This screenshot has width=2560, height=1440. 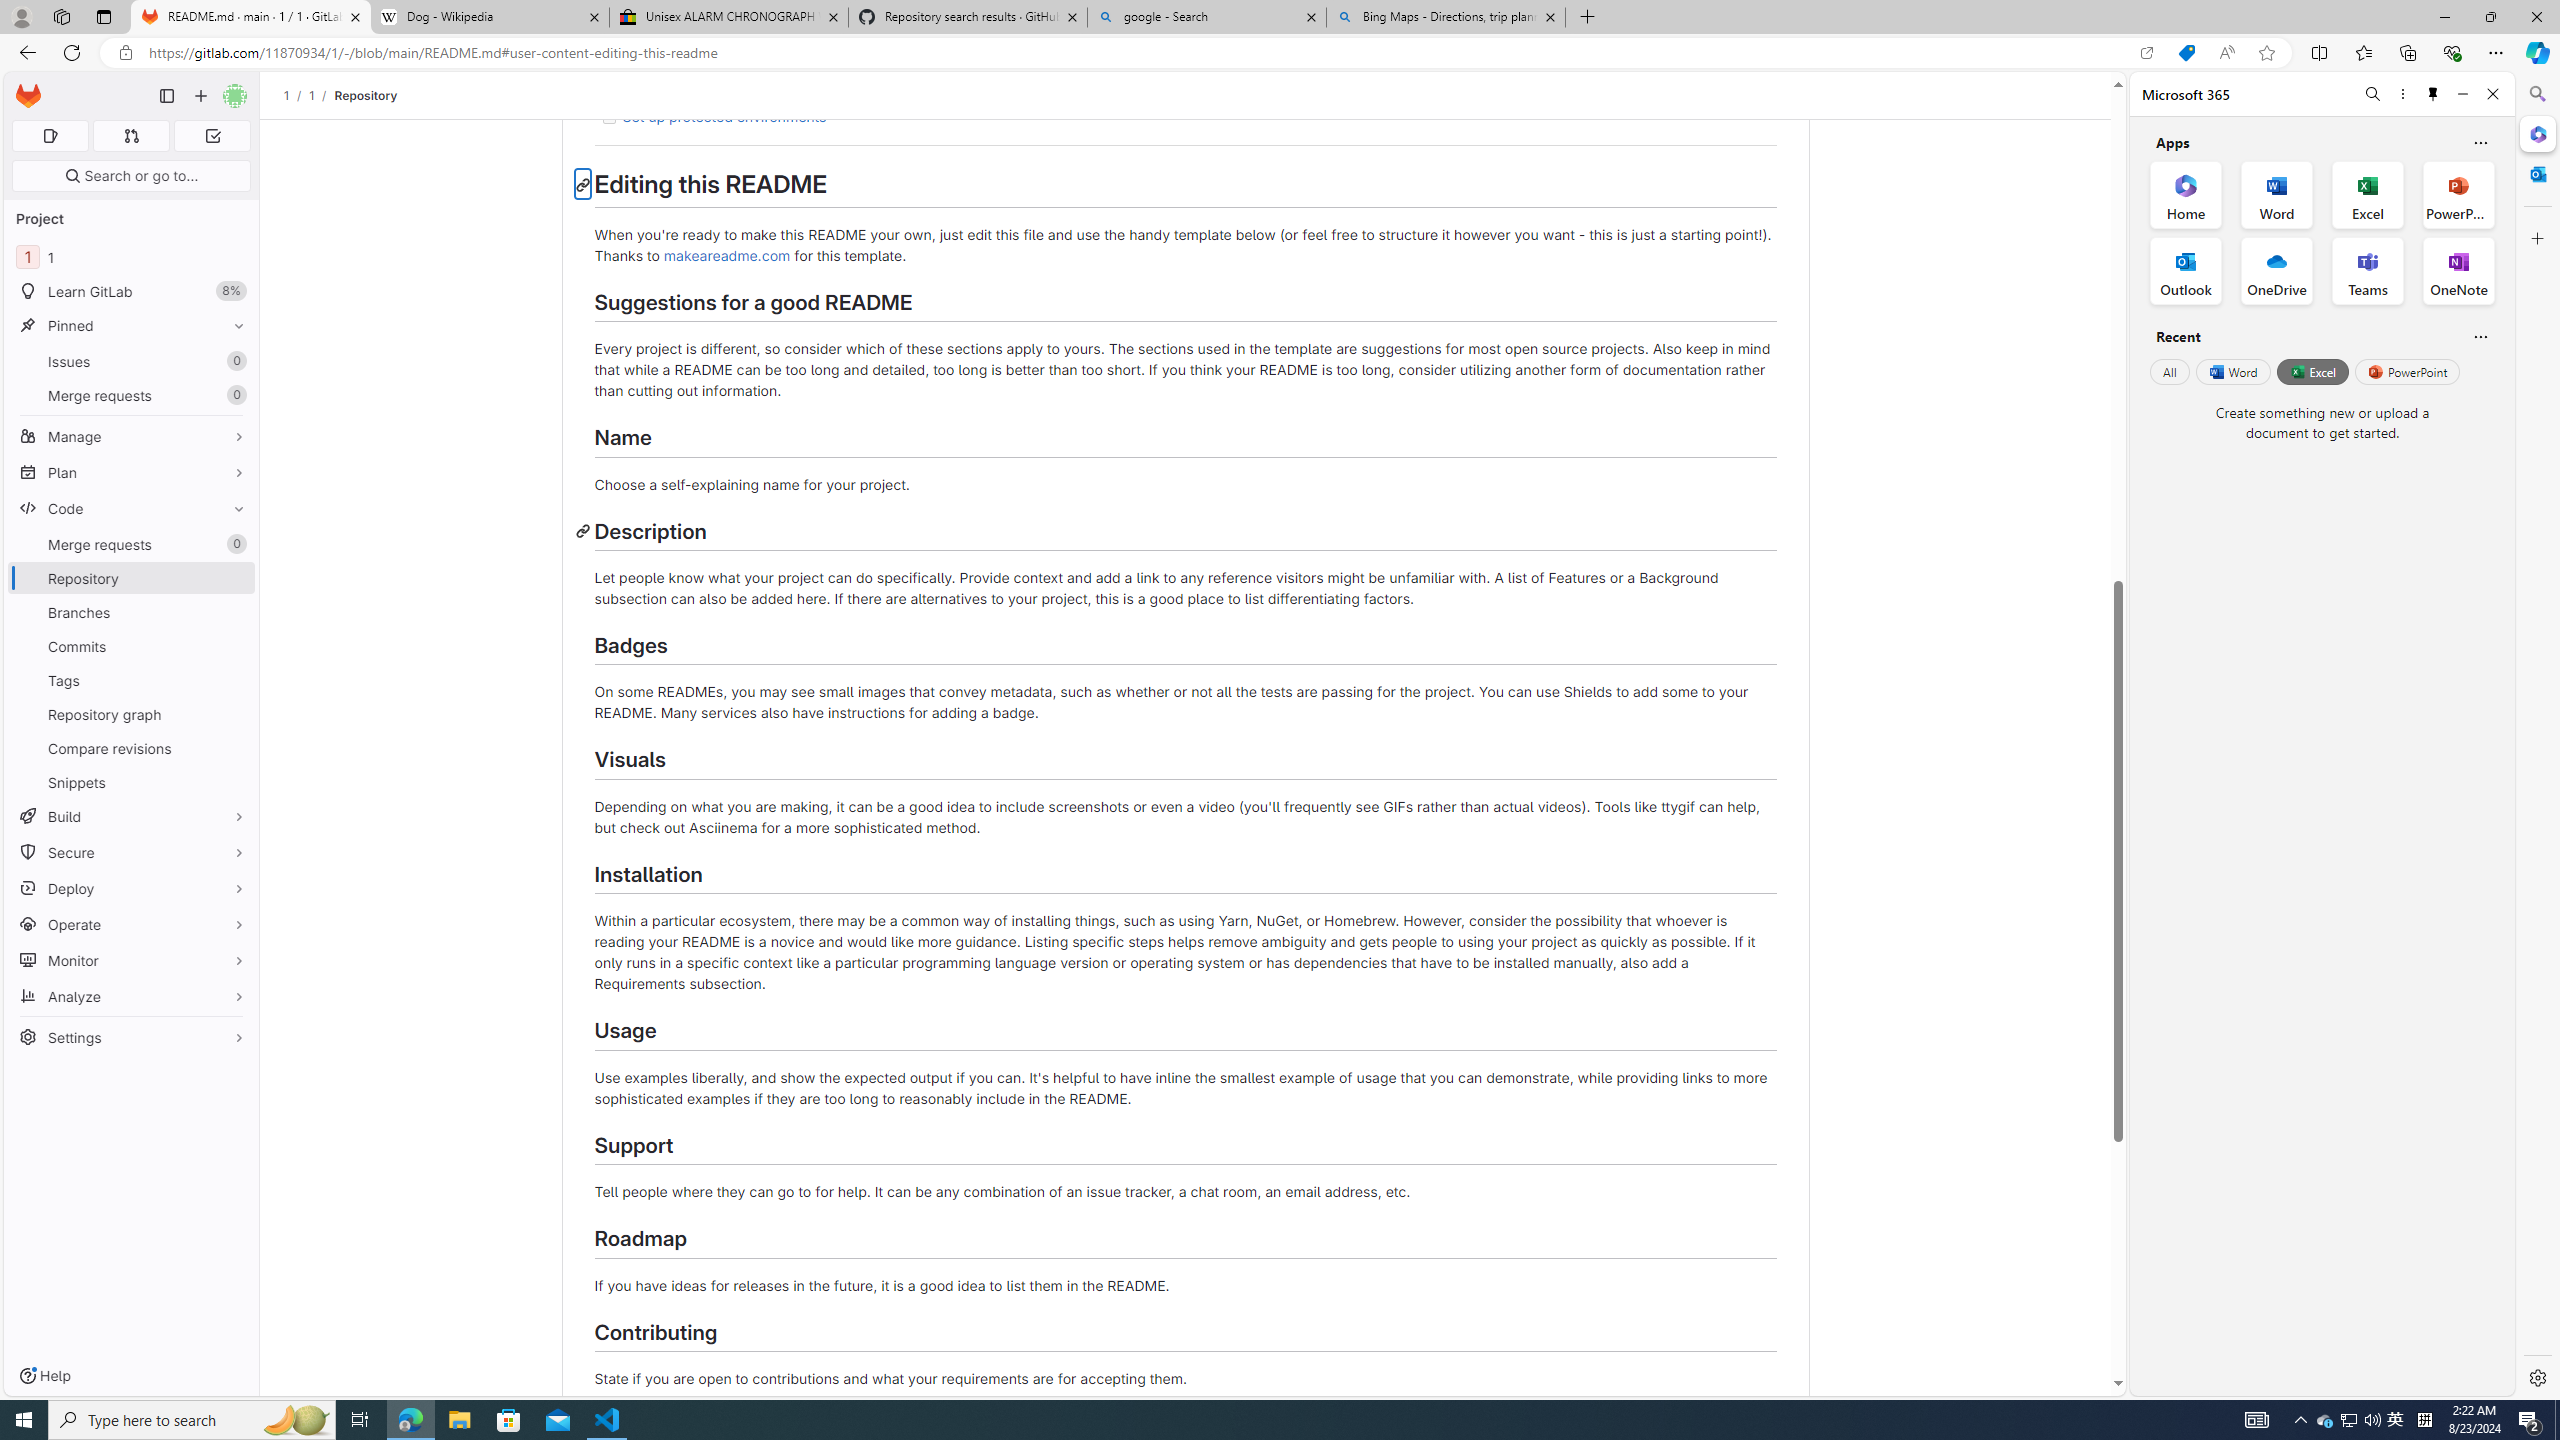 What do you see at coordinates (130, 612) in the screenshot?
I see `'Branches'` at bounding box center [130, 612].